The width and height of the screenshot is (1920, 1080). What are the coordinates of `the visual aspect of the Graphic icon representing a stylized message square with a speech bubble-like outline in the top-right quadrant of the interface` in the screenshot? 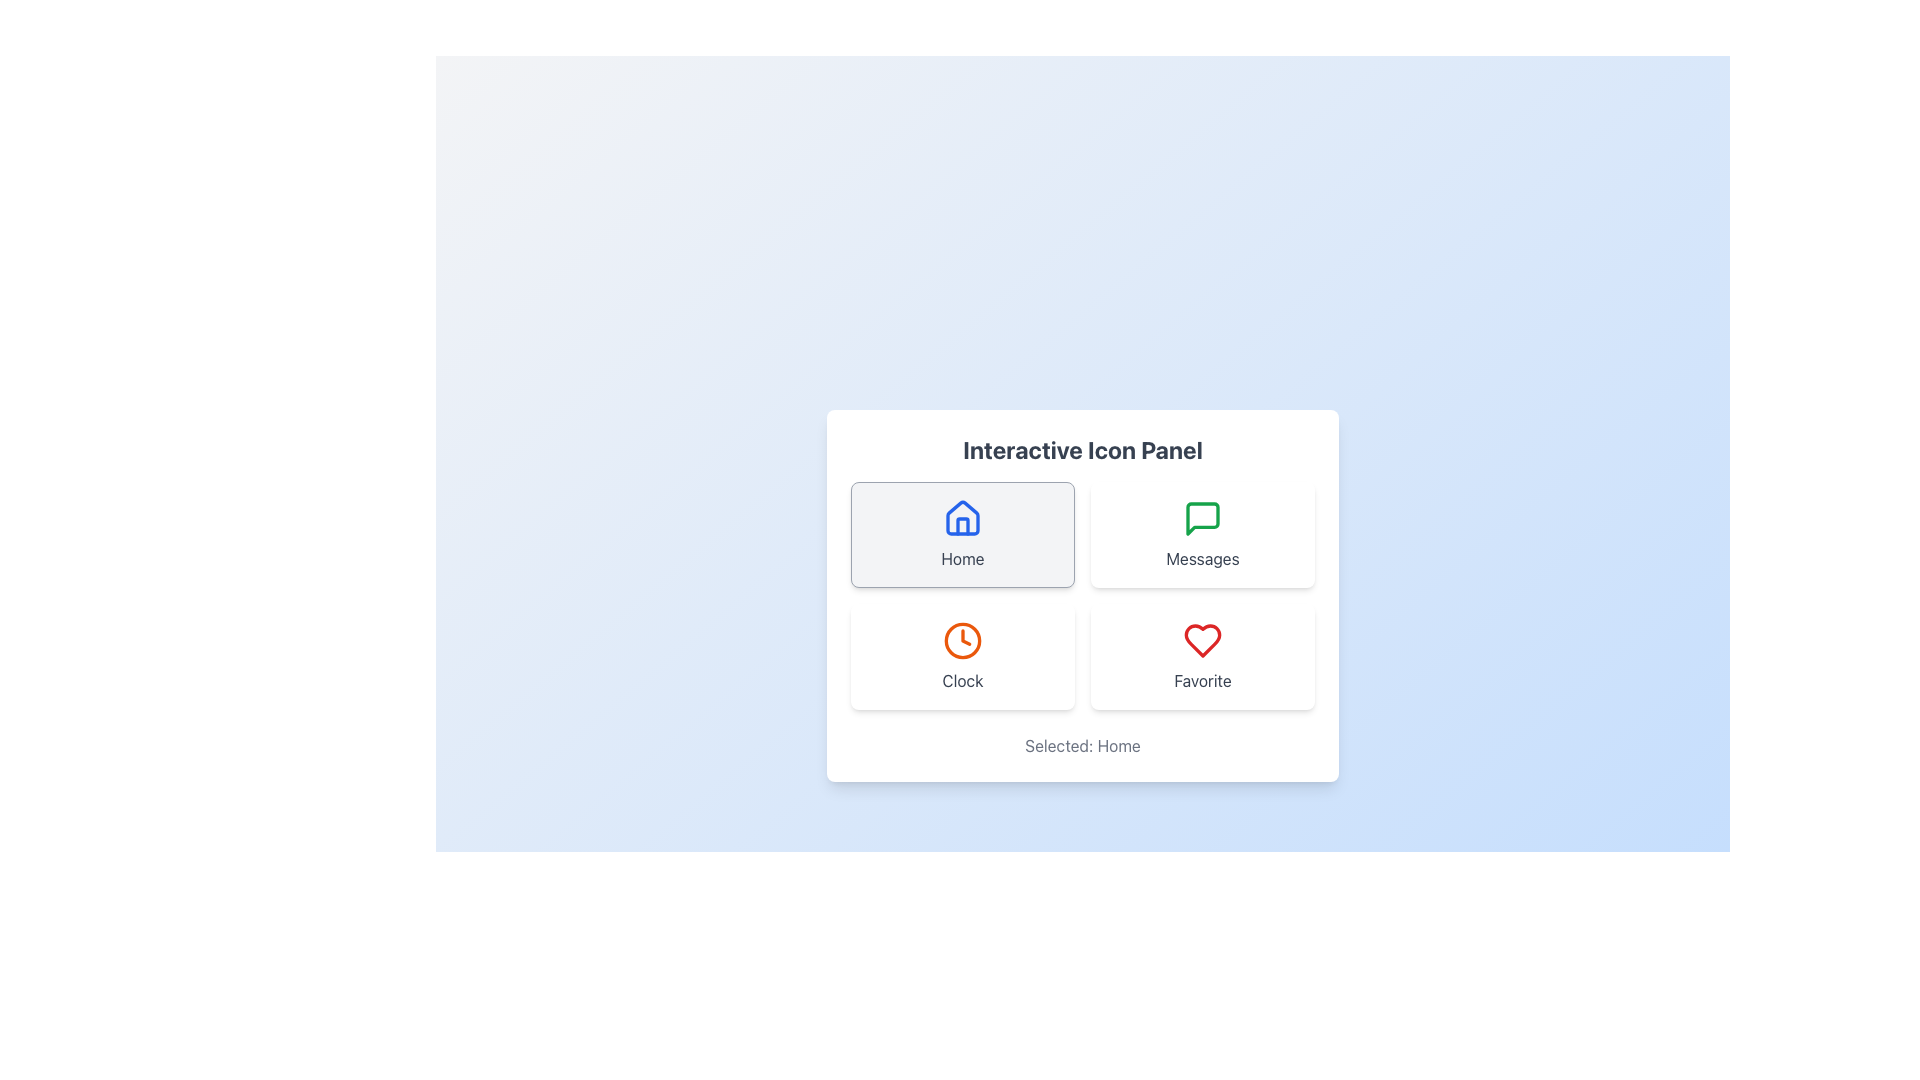 It's located at (1202, 518).